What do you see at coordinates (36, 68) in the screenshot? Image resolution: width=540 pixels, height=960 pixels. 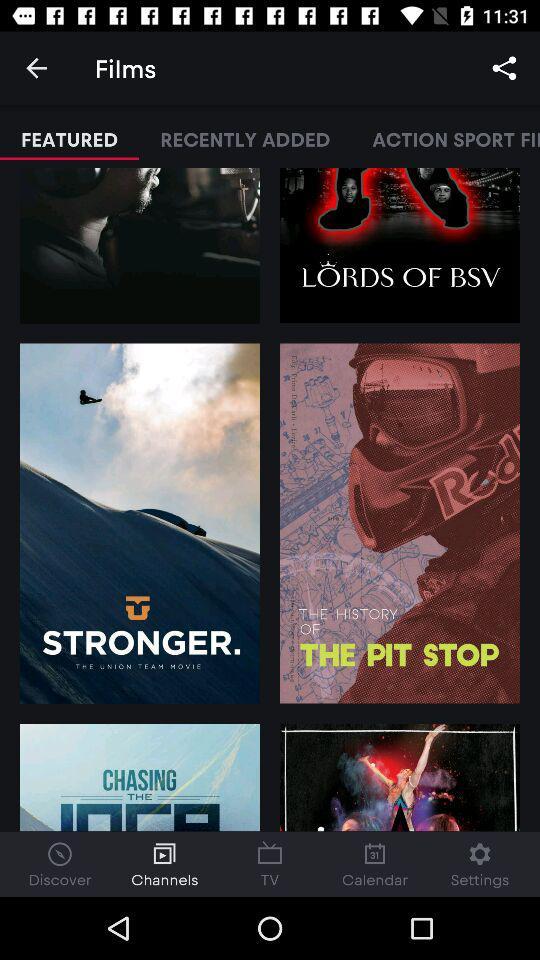 I see `icon next to films icon` at bounding box center [36, 68].